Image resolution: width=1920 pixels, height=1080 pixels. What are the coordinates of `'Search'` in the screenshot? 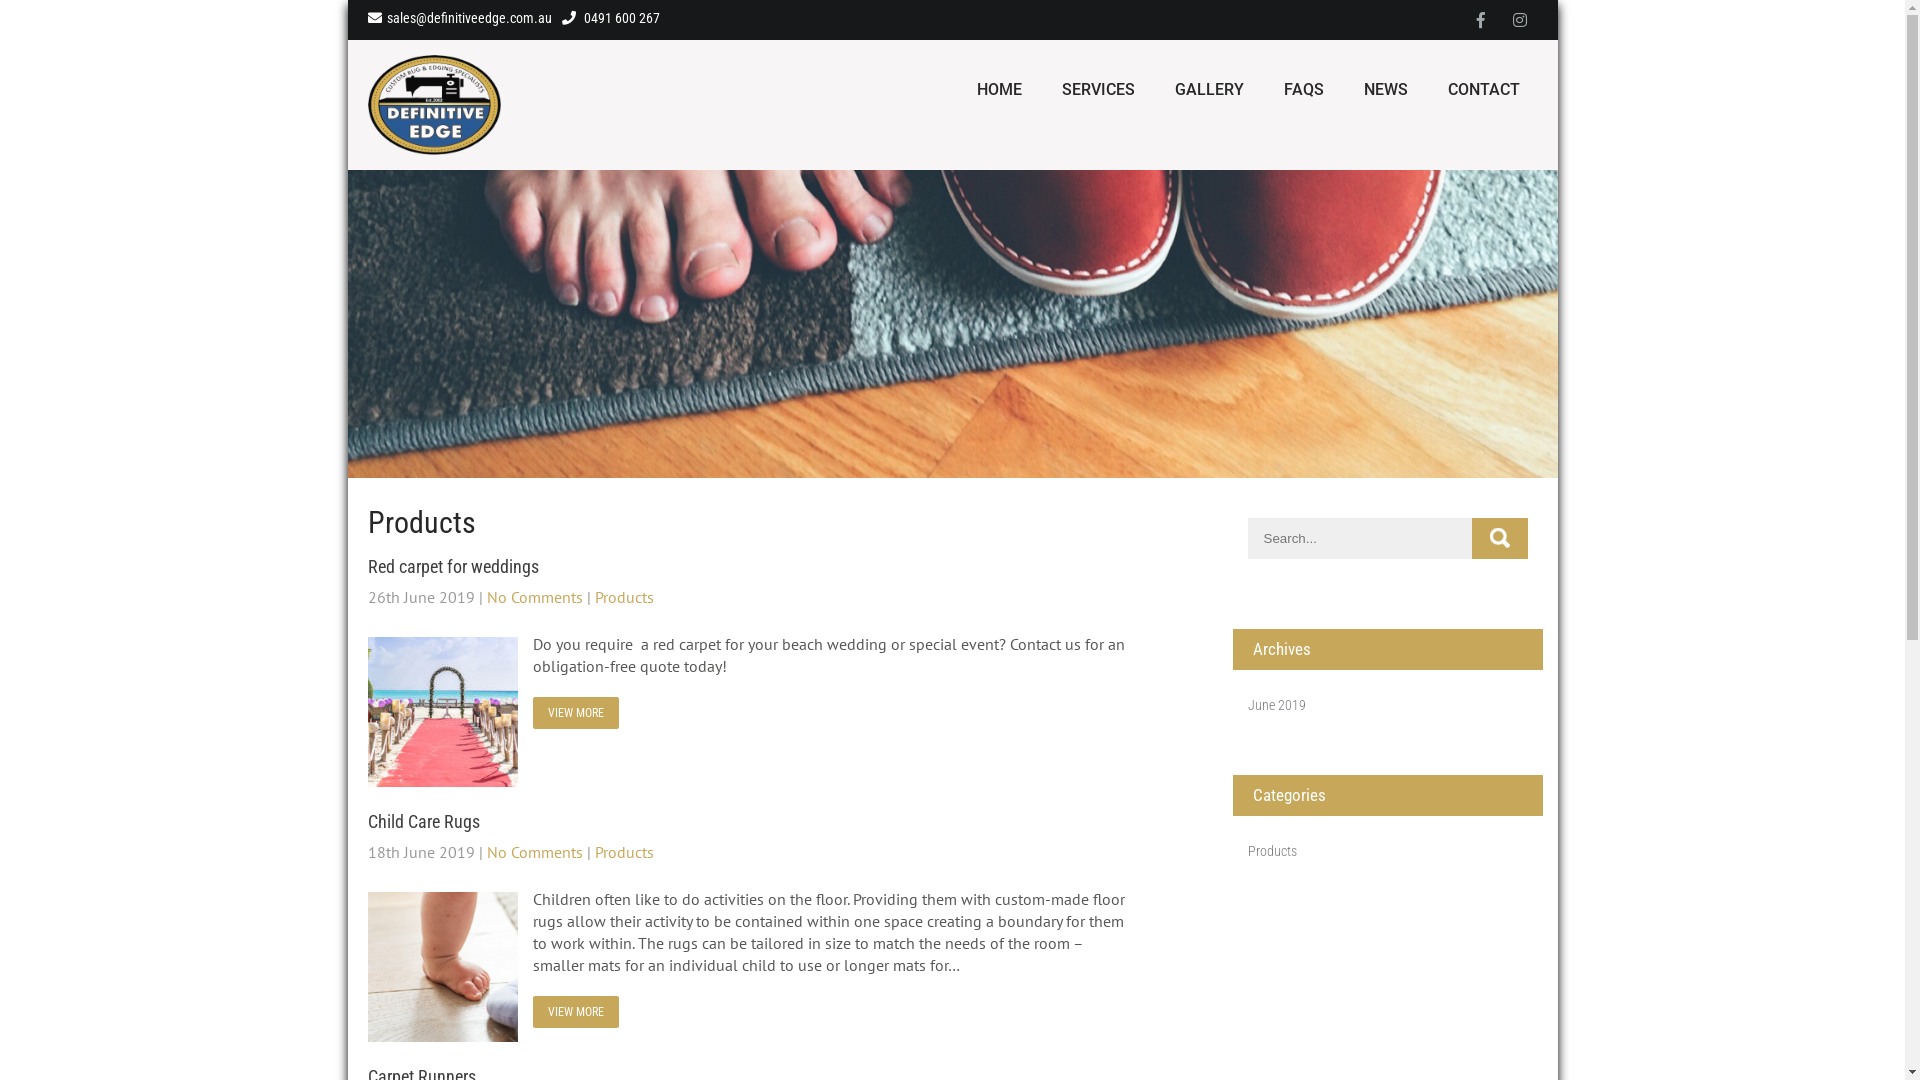 It's located at (1499, 537).